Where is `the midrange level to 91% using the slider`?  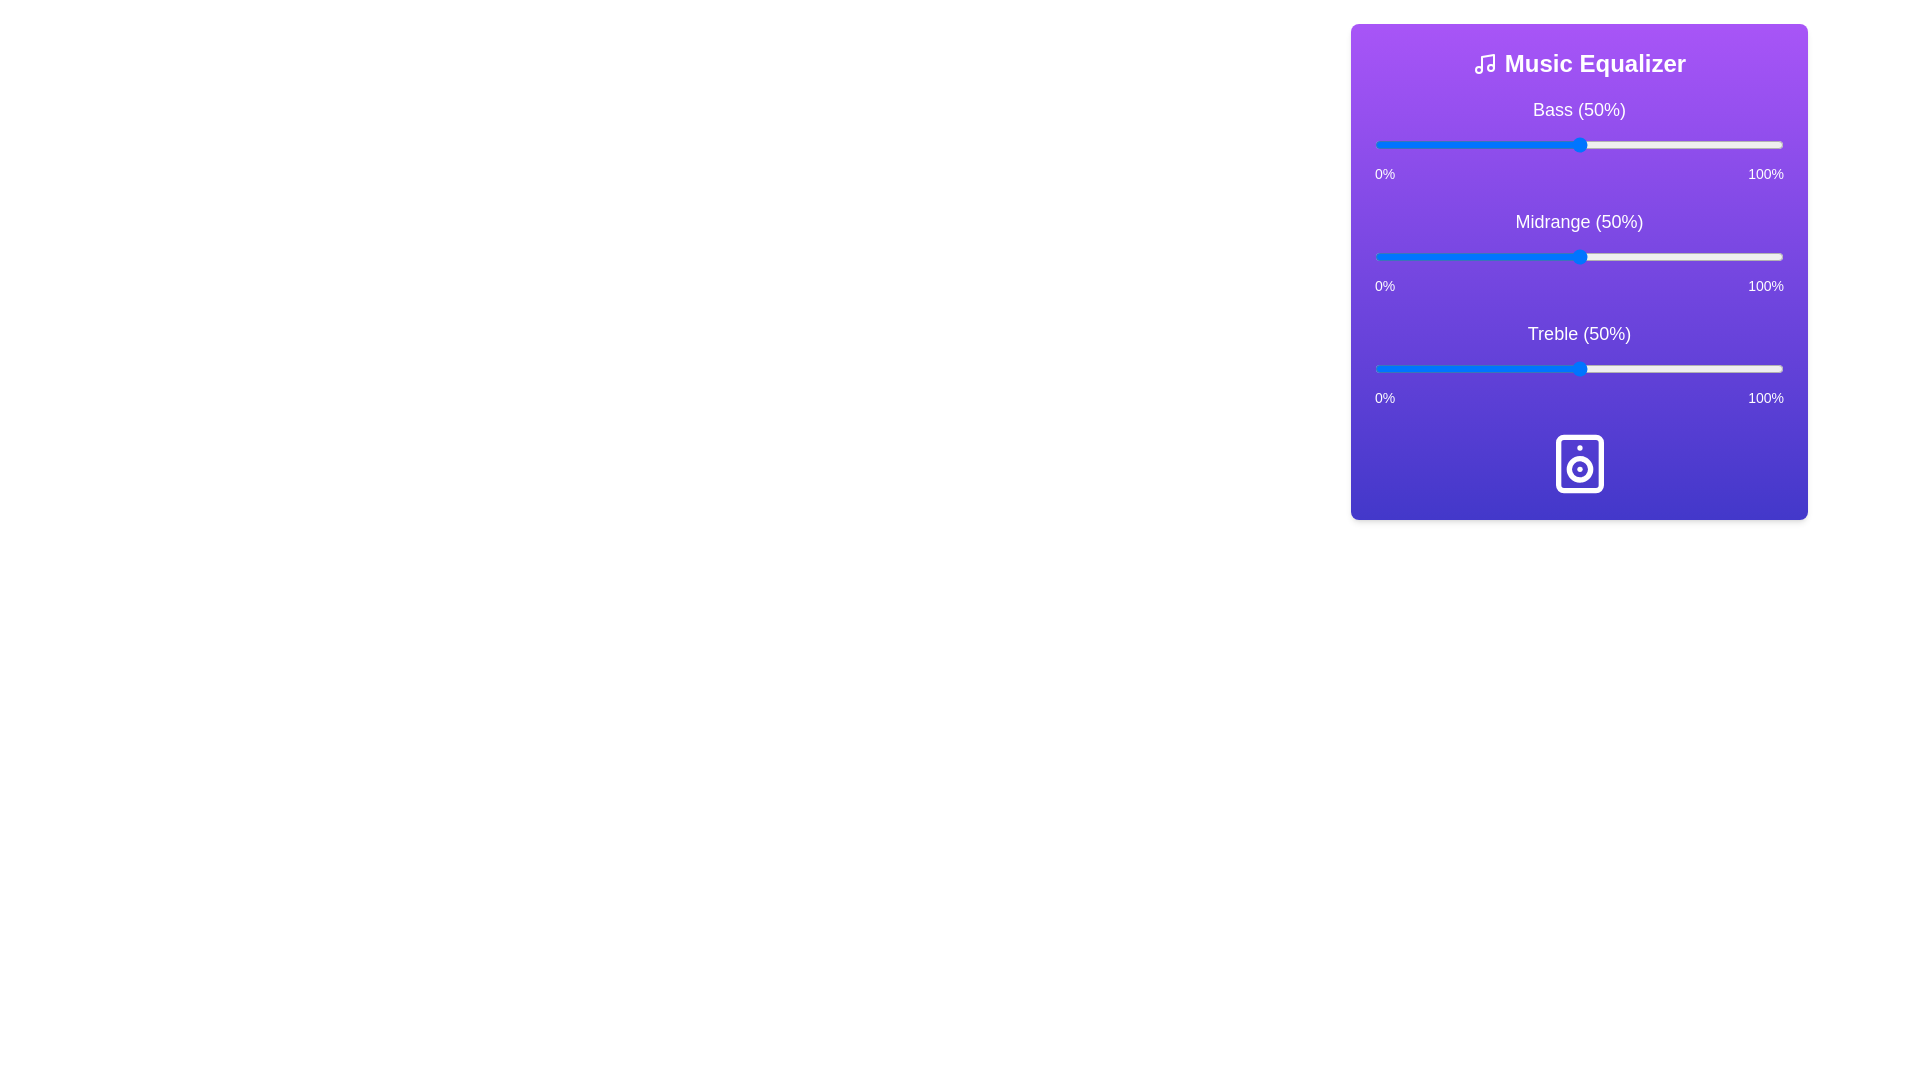 the midrange level to 91% using the slider is located at coordinates (1746, 256).